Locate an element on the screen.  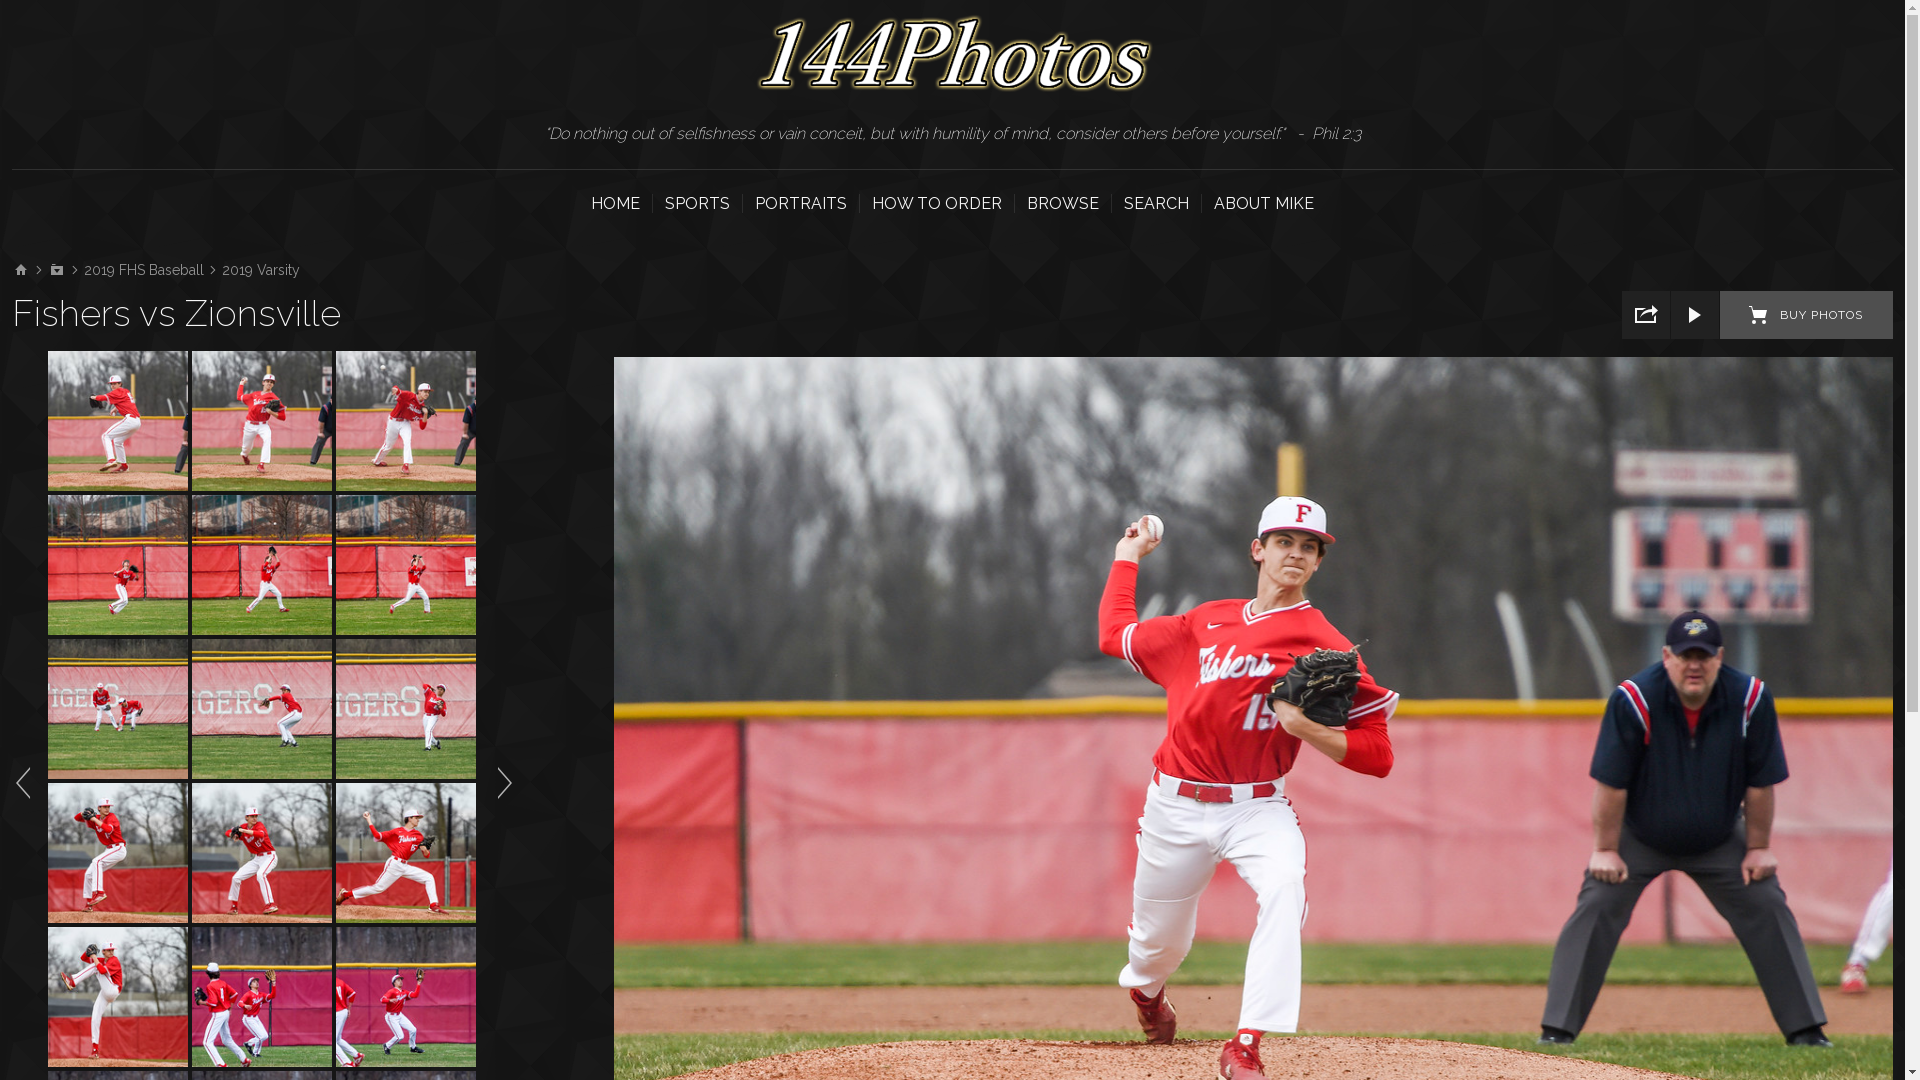
'HOW TO ORDER' is located at coordinates (935, 203).